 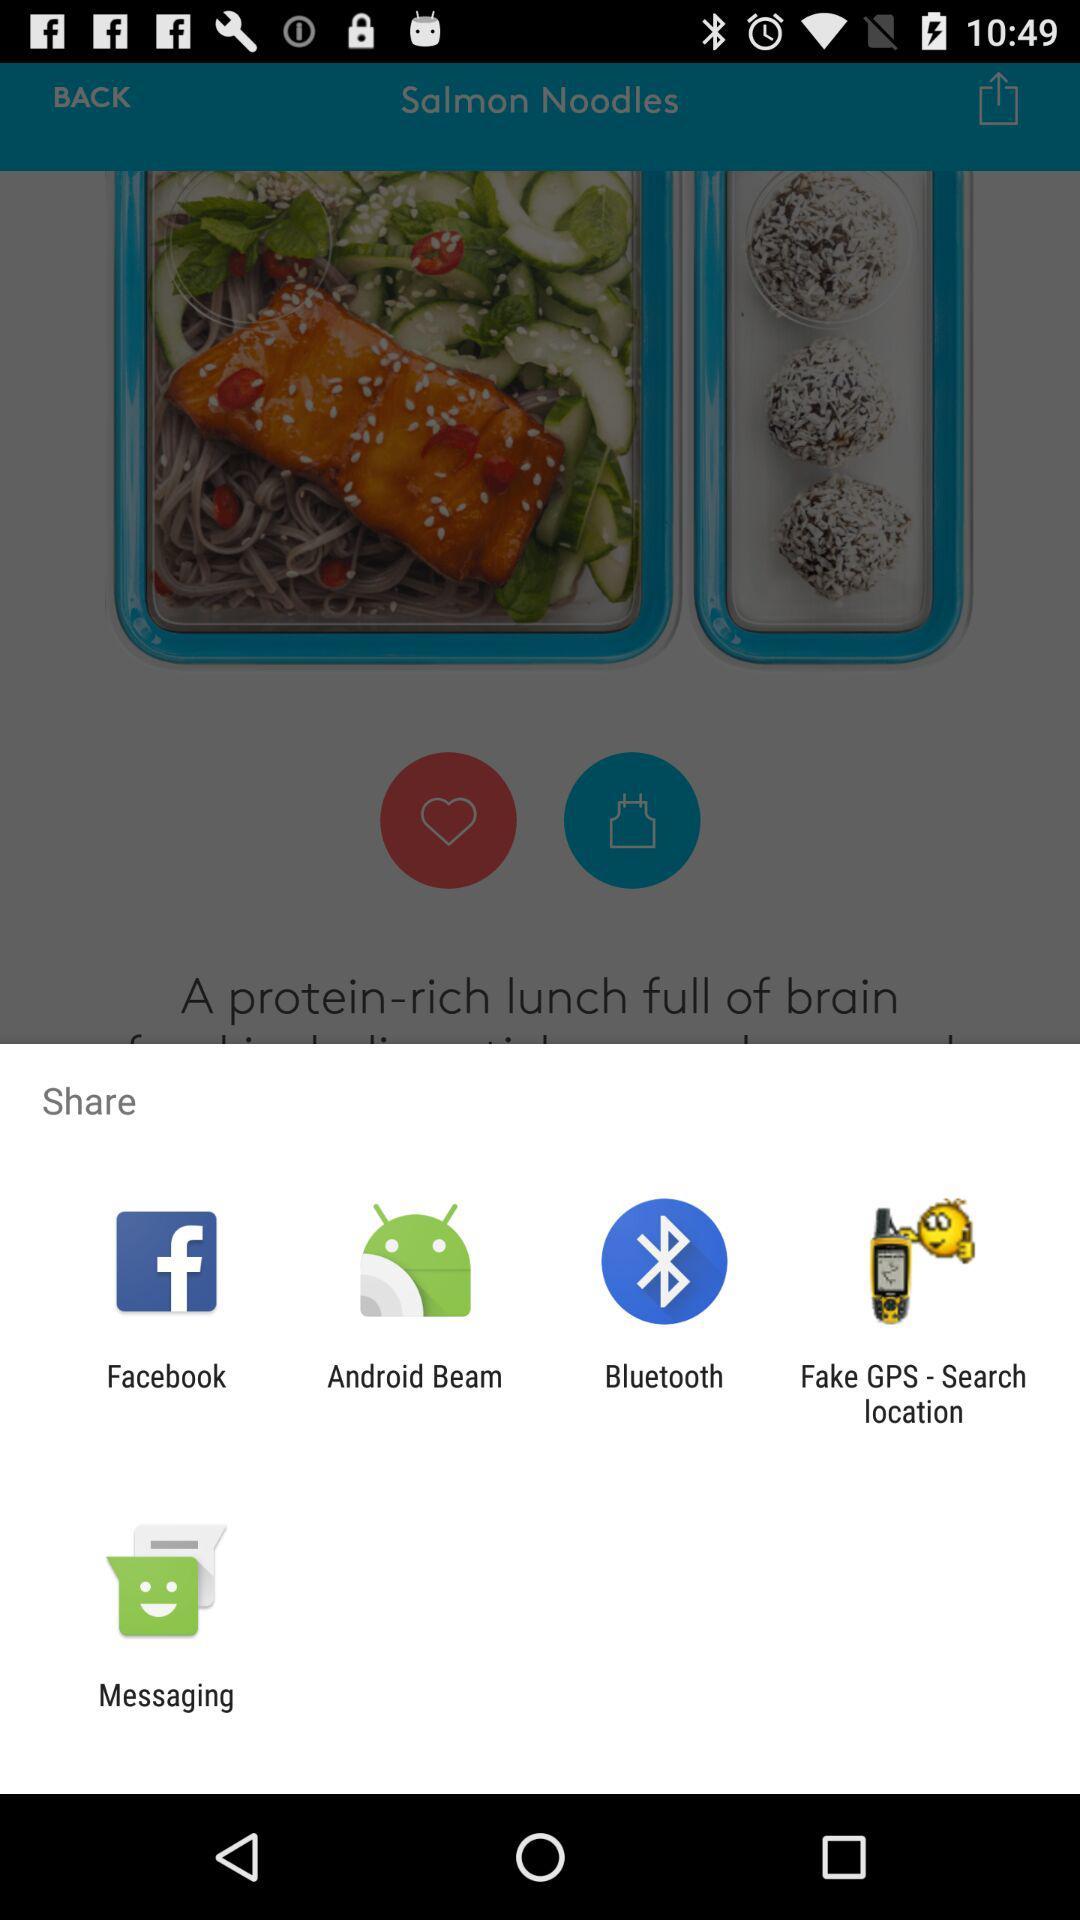 I want to click on the bluetooth item, so click(x=664, y=1392).